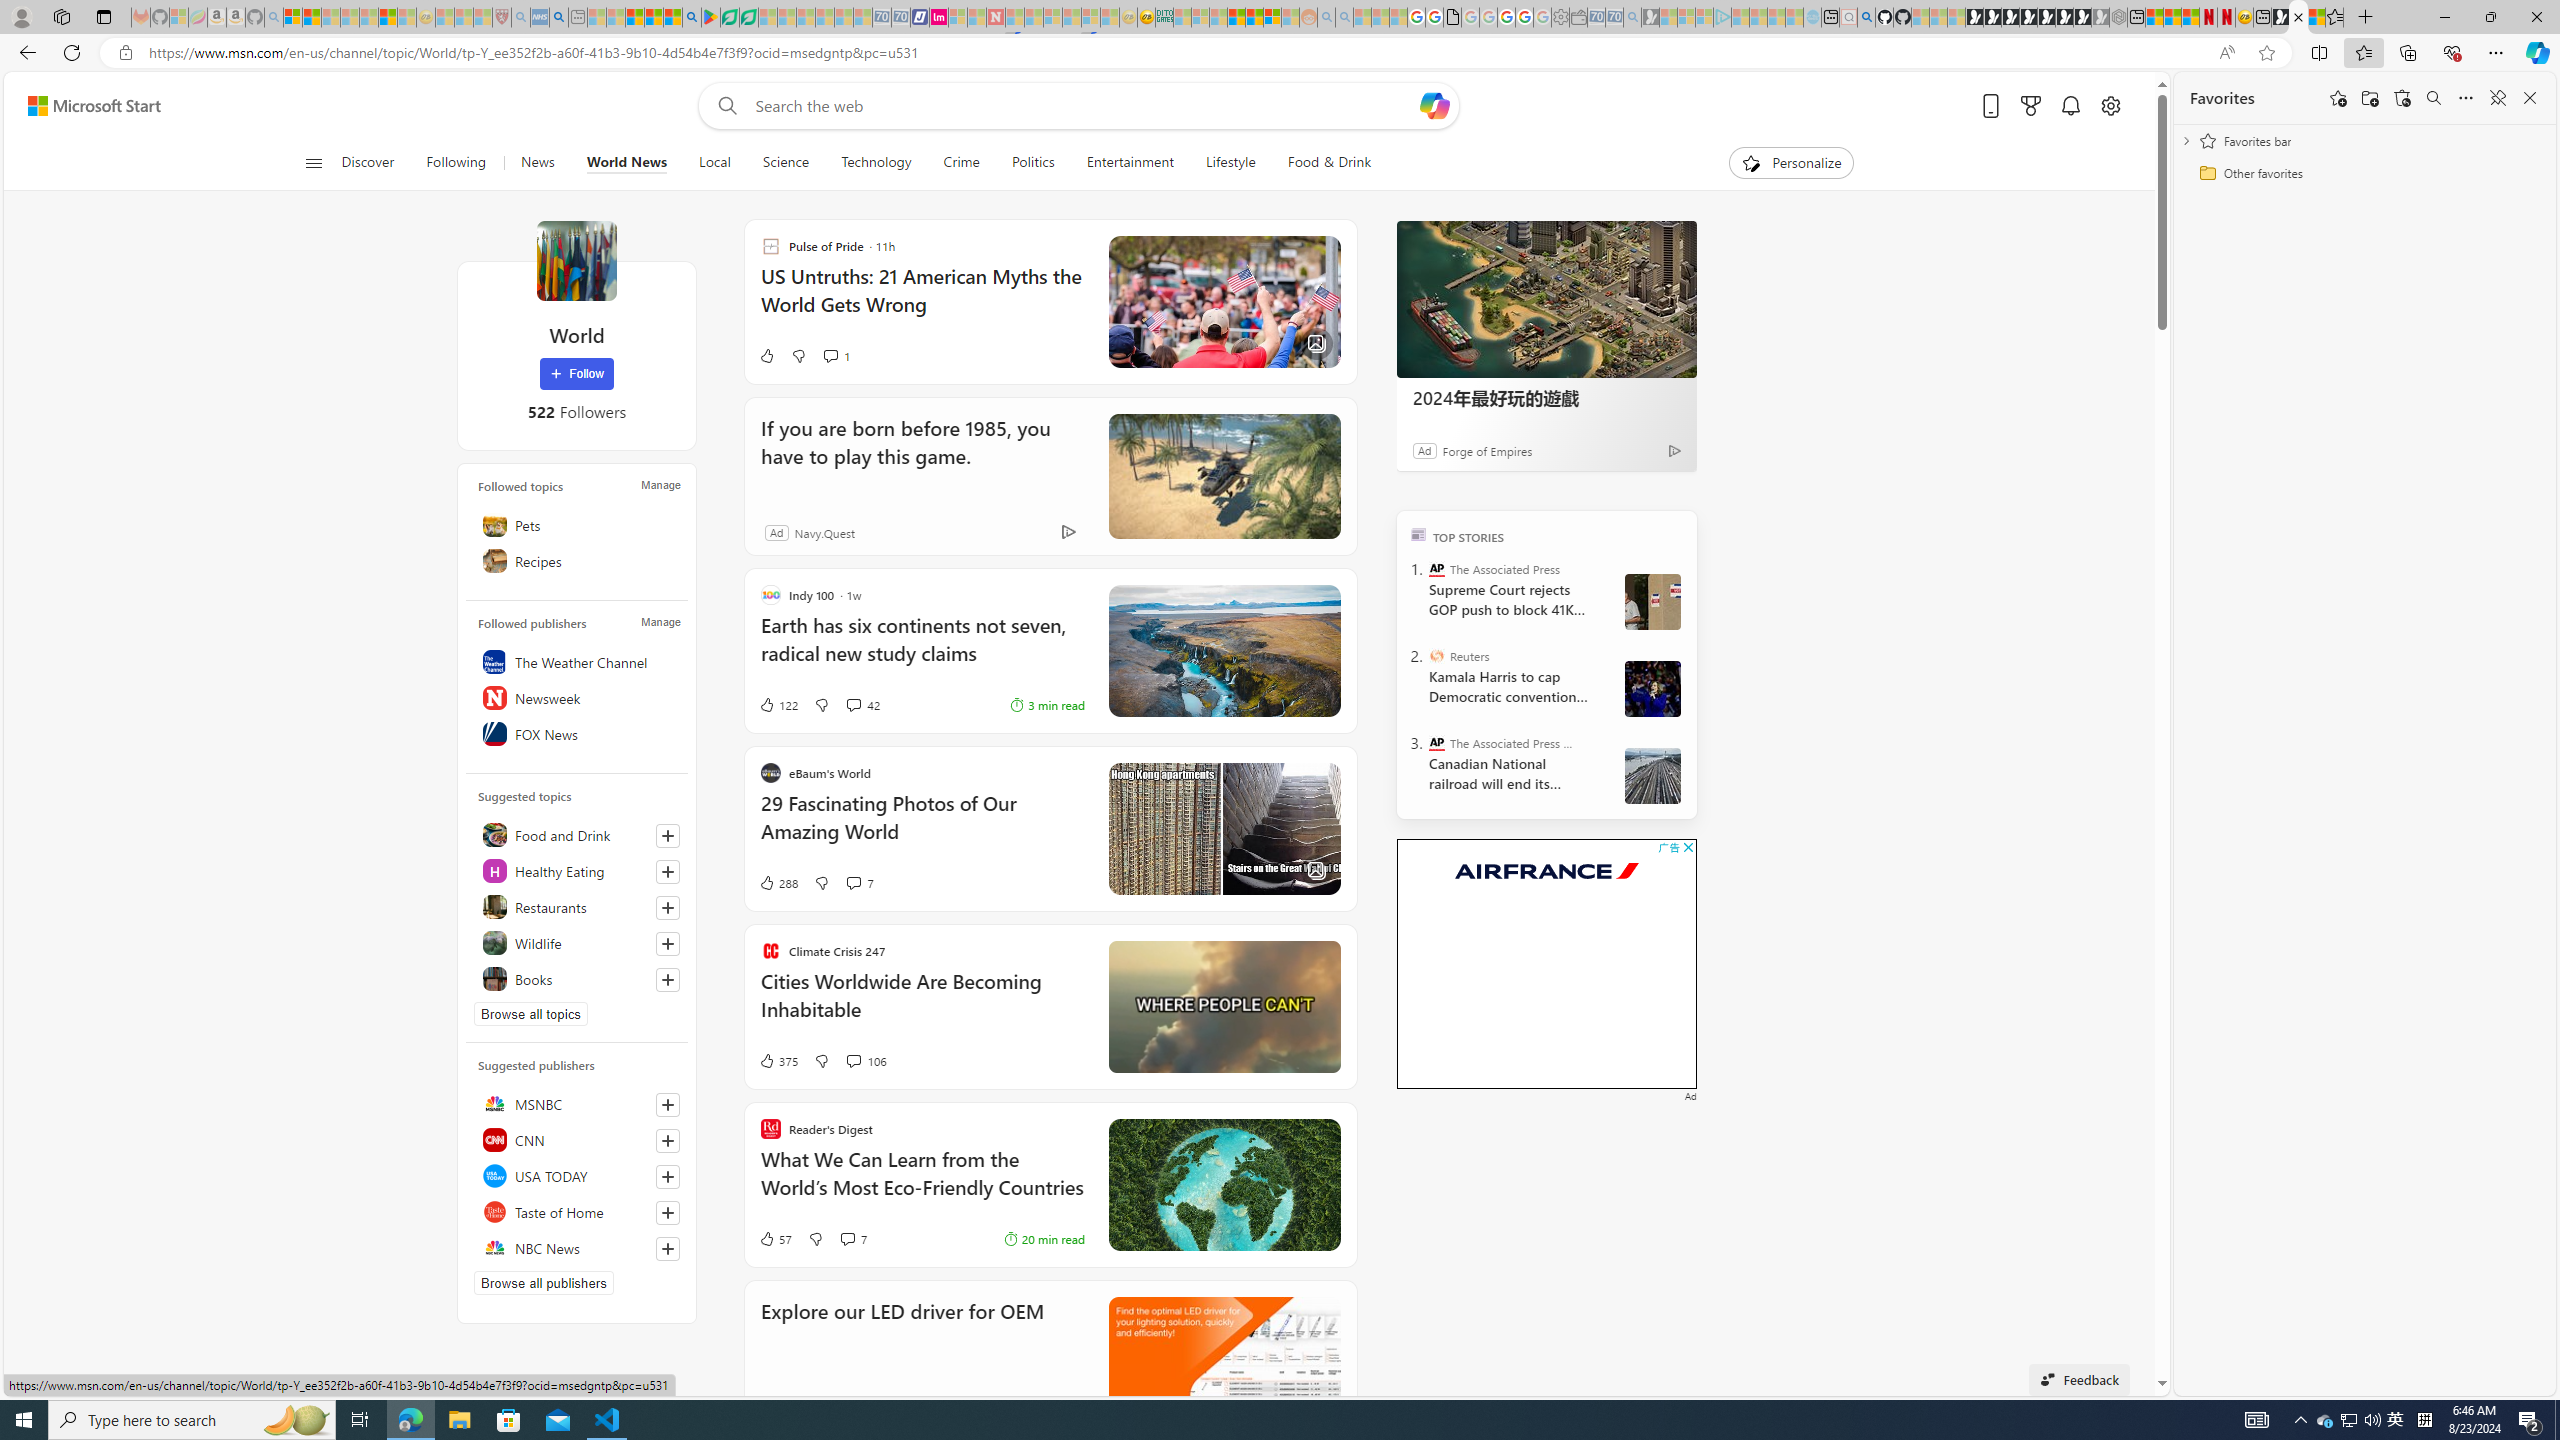 The width and height of the screenshot is (2560, 1440). I want to click on 'Personalize', so click(1791, 162).